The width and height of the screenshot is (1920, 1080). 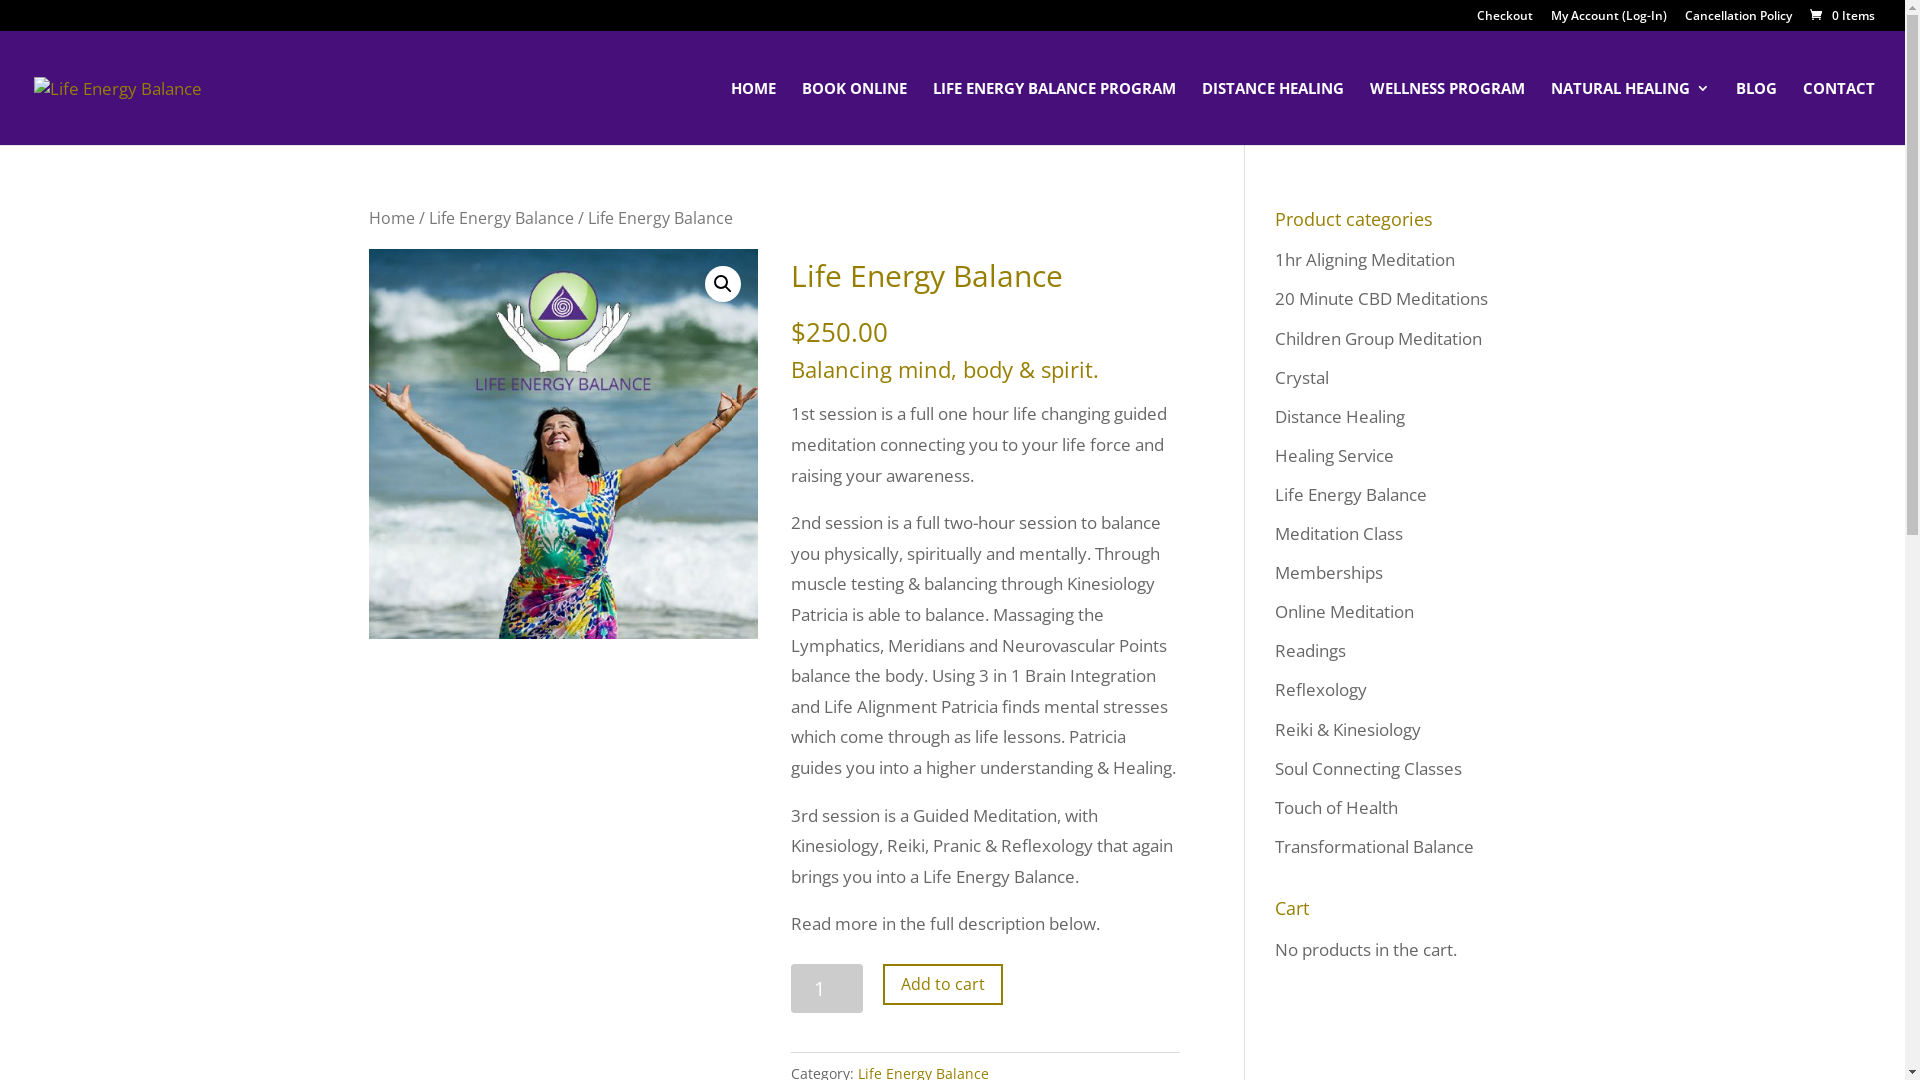 I want to click on 'Transformational Balance', so click(x=1272, y=846).